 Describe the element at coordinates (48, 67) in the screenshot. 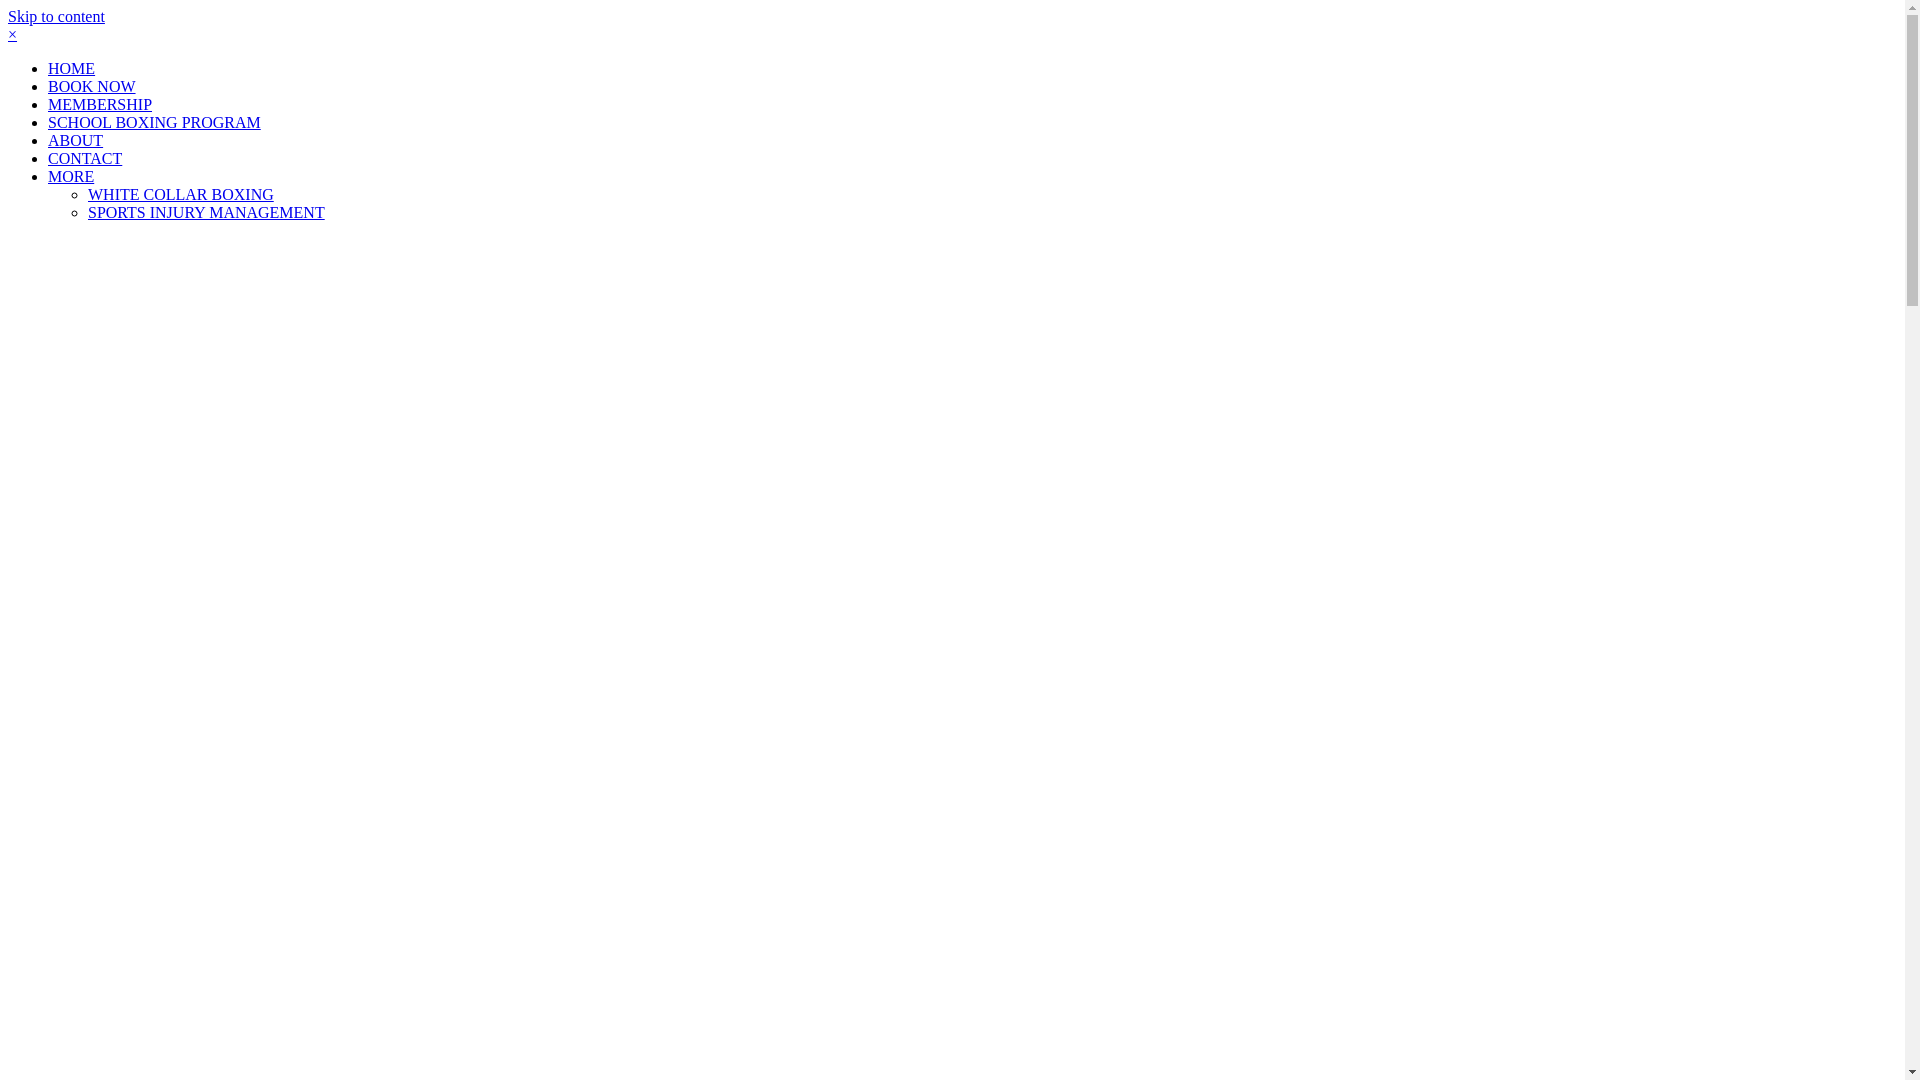

I see `'HOME'` at that location.